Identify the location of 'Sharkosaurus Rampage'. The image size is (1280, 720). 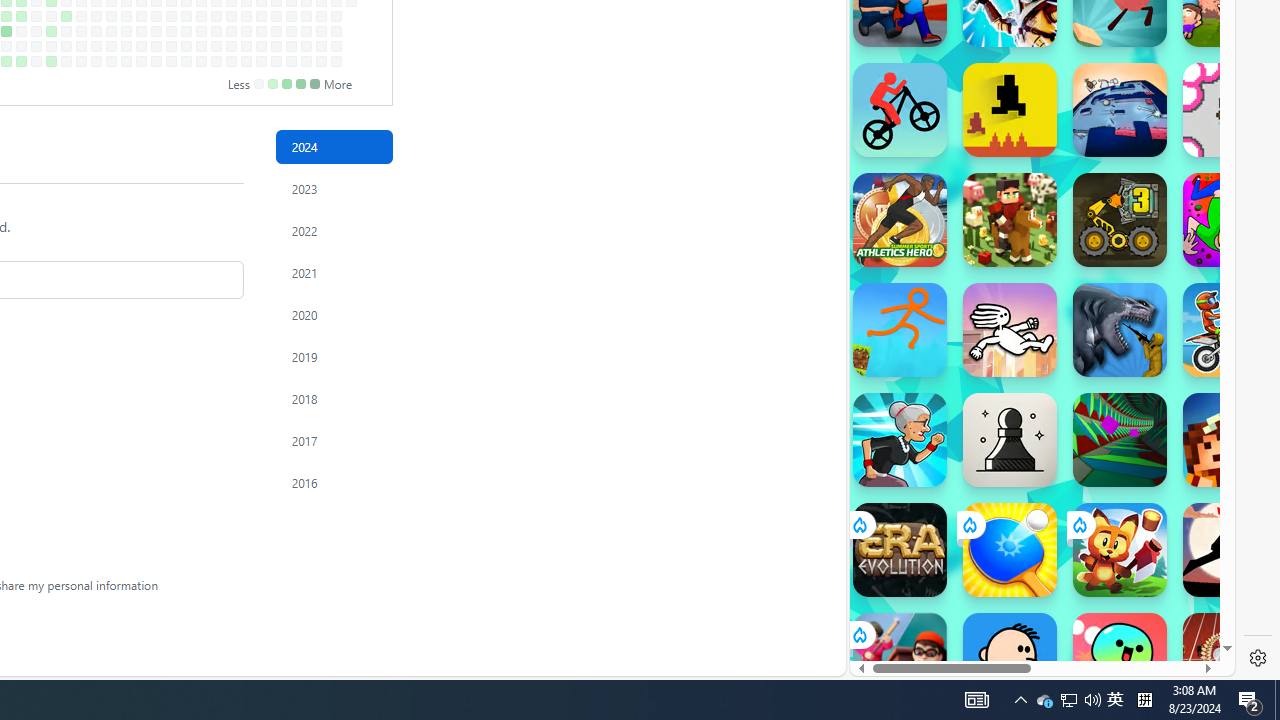
(1120, 329).